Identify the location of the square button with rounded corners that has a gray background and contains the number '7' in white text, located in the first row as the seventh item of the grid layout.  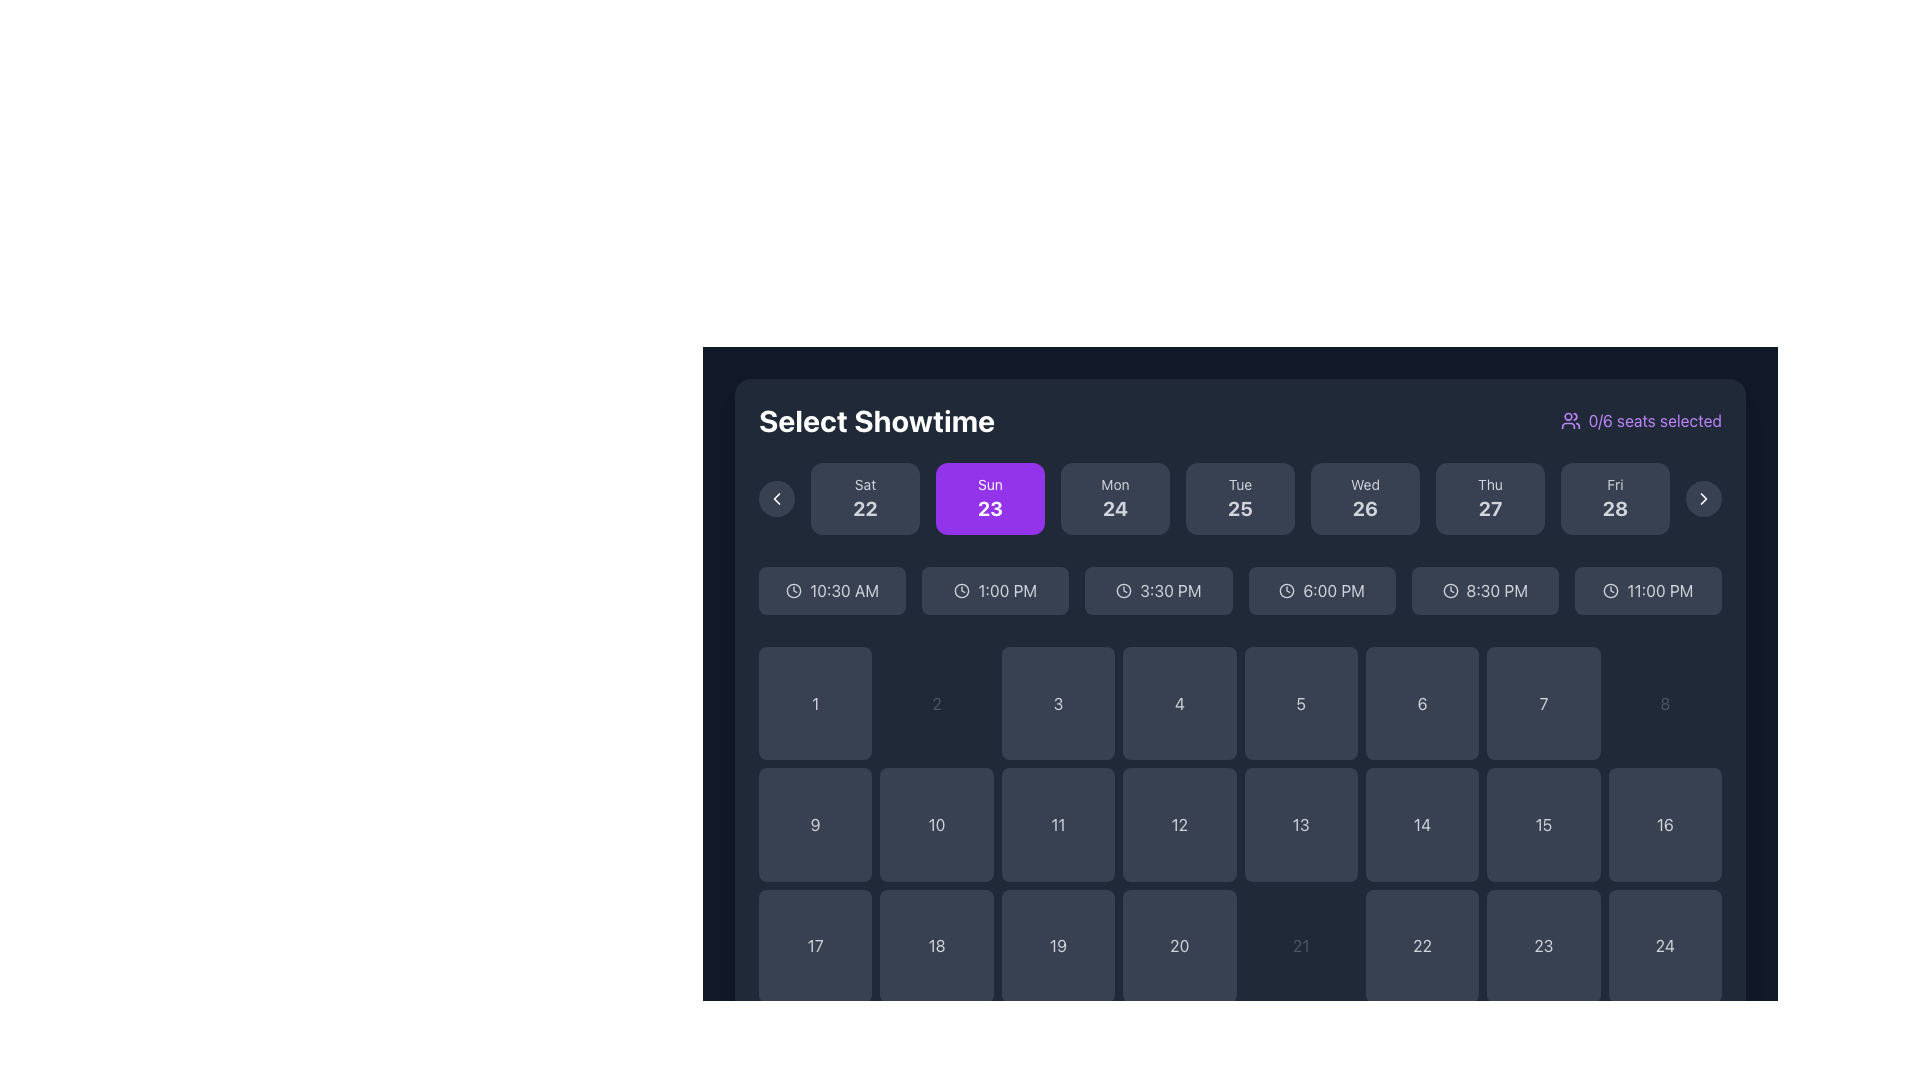
(1542, 702).